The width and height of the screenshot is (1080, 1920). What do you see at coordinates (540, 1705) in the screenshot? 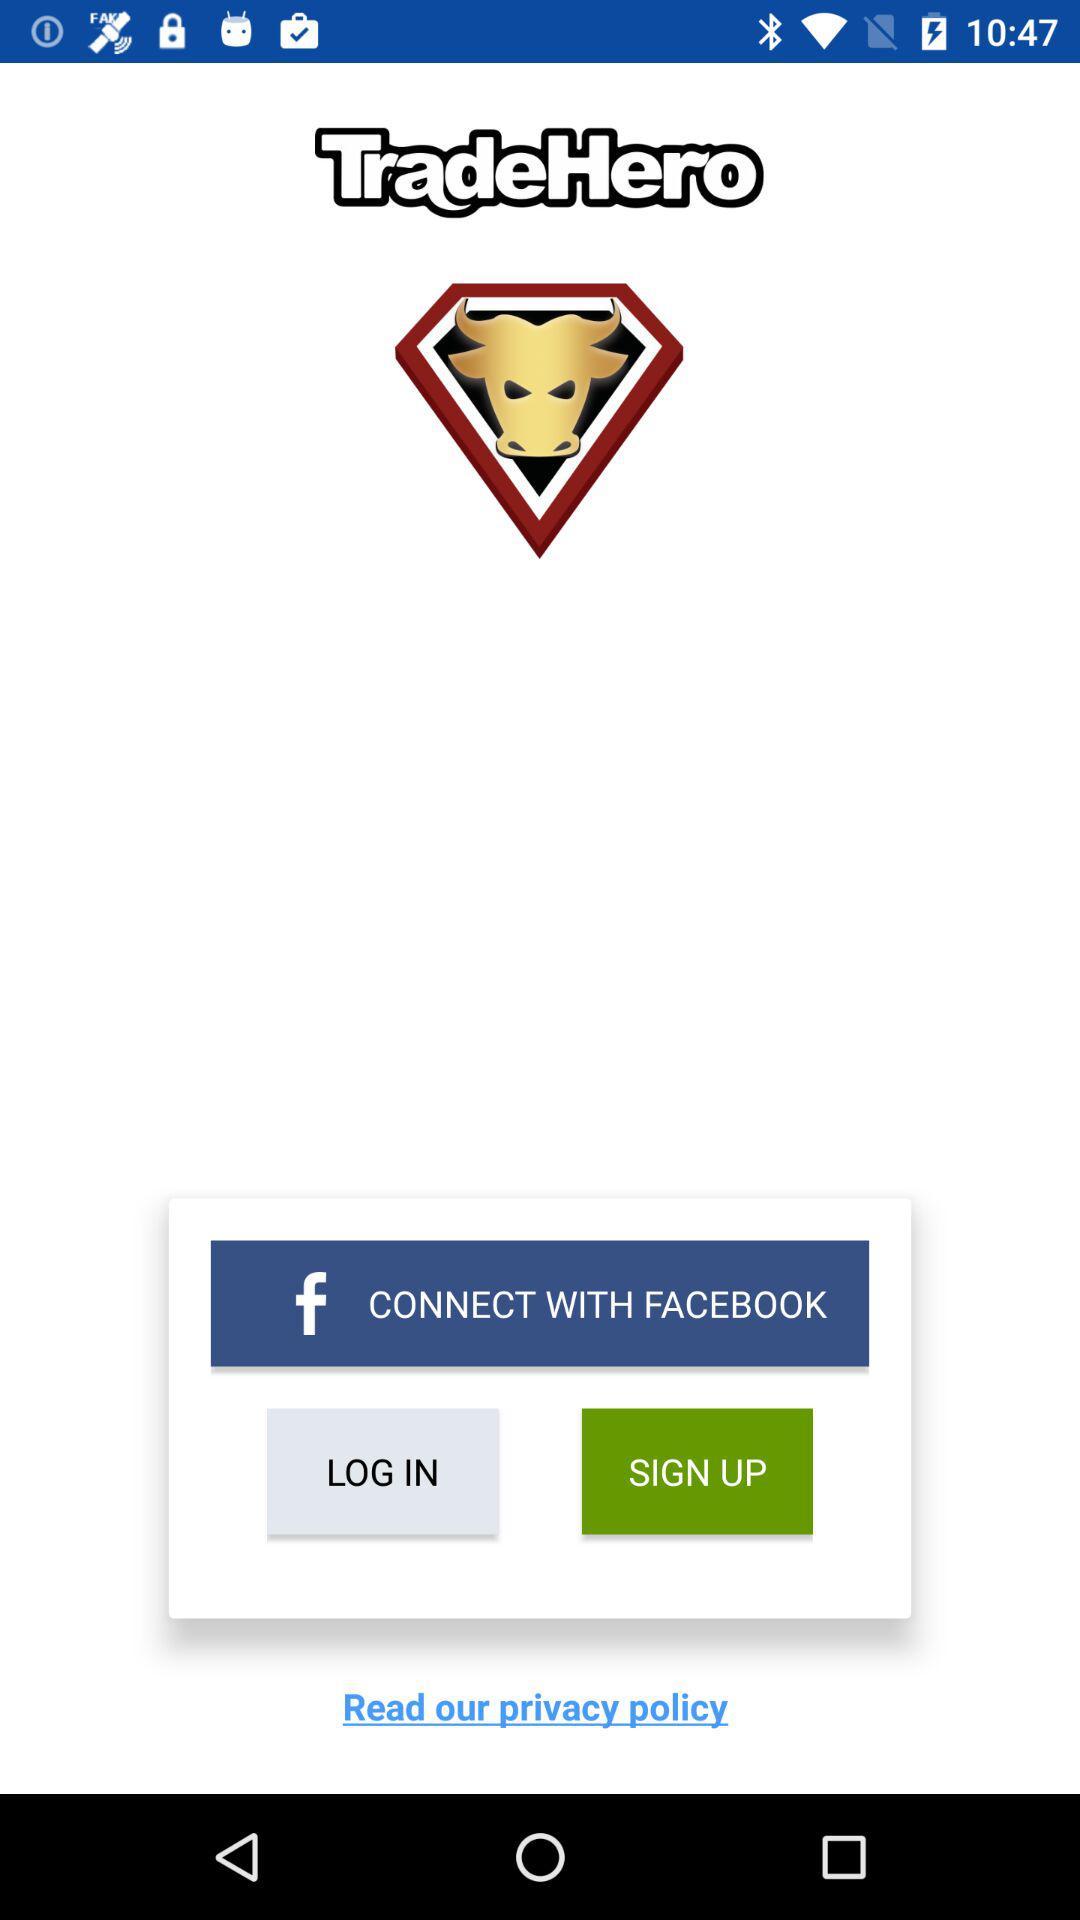
I see `read our privacy` at bounding box center [540, 1705].